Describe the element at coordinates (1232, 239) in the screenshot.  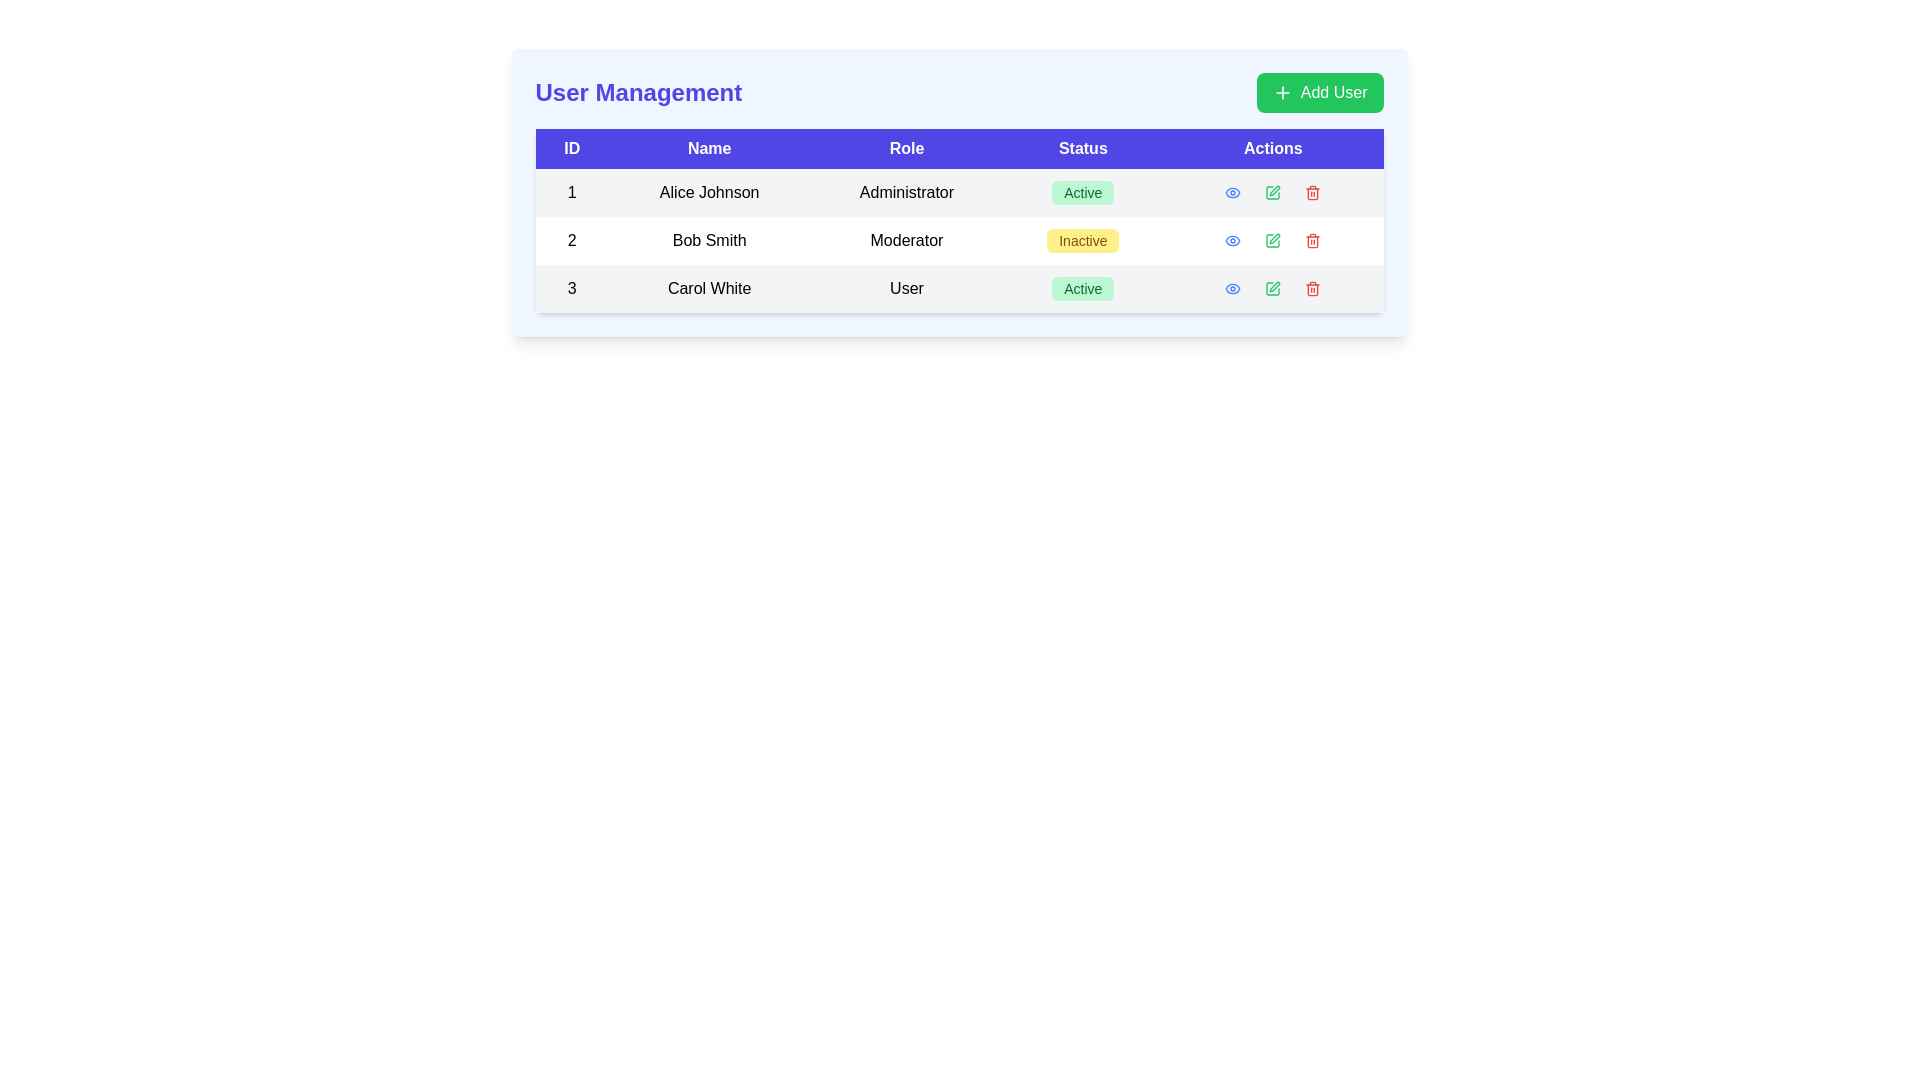
I see `the button located in the 'Actions' column of the second row of the table` at that location.